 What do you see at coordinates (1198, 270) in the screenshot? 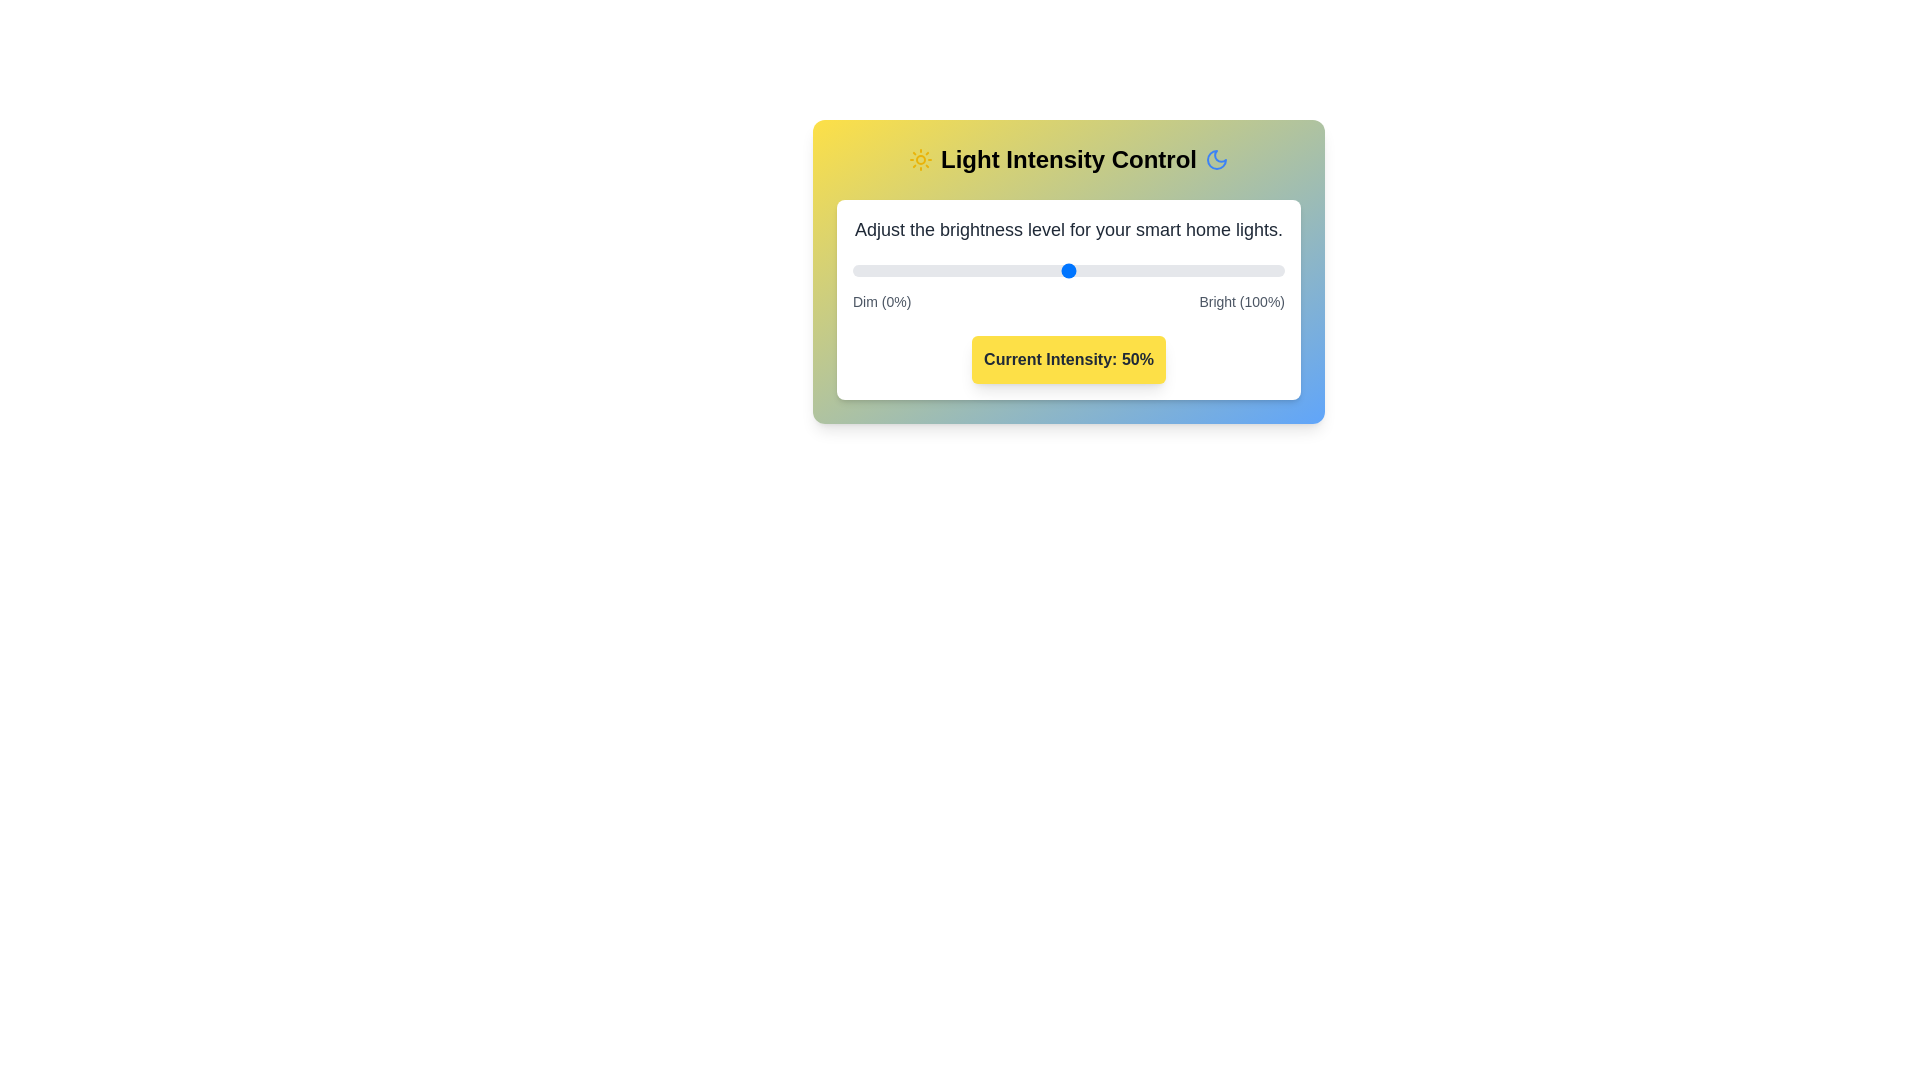
I see `the light intensity to 80% by moving the slider` at bounding box center [1198, 270].